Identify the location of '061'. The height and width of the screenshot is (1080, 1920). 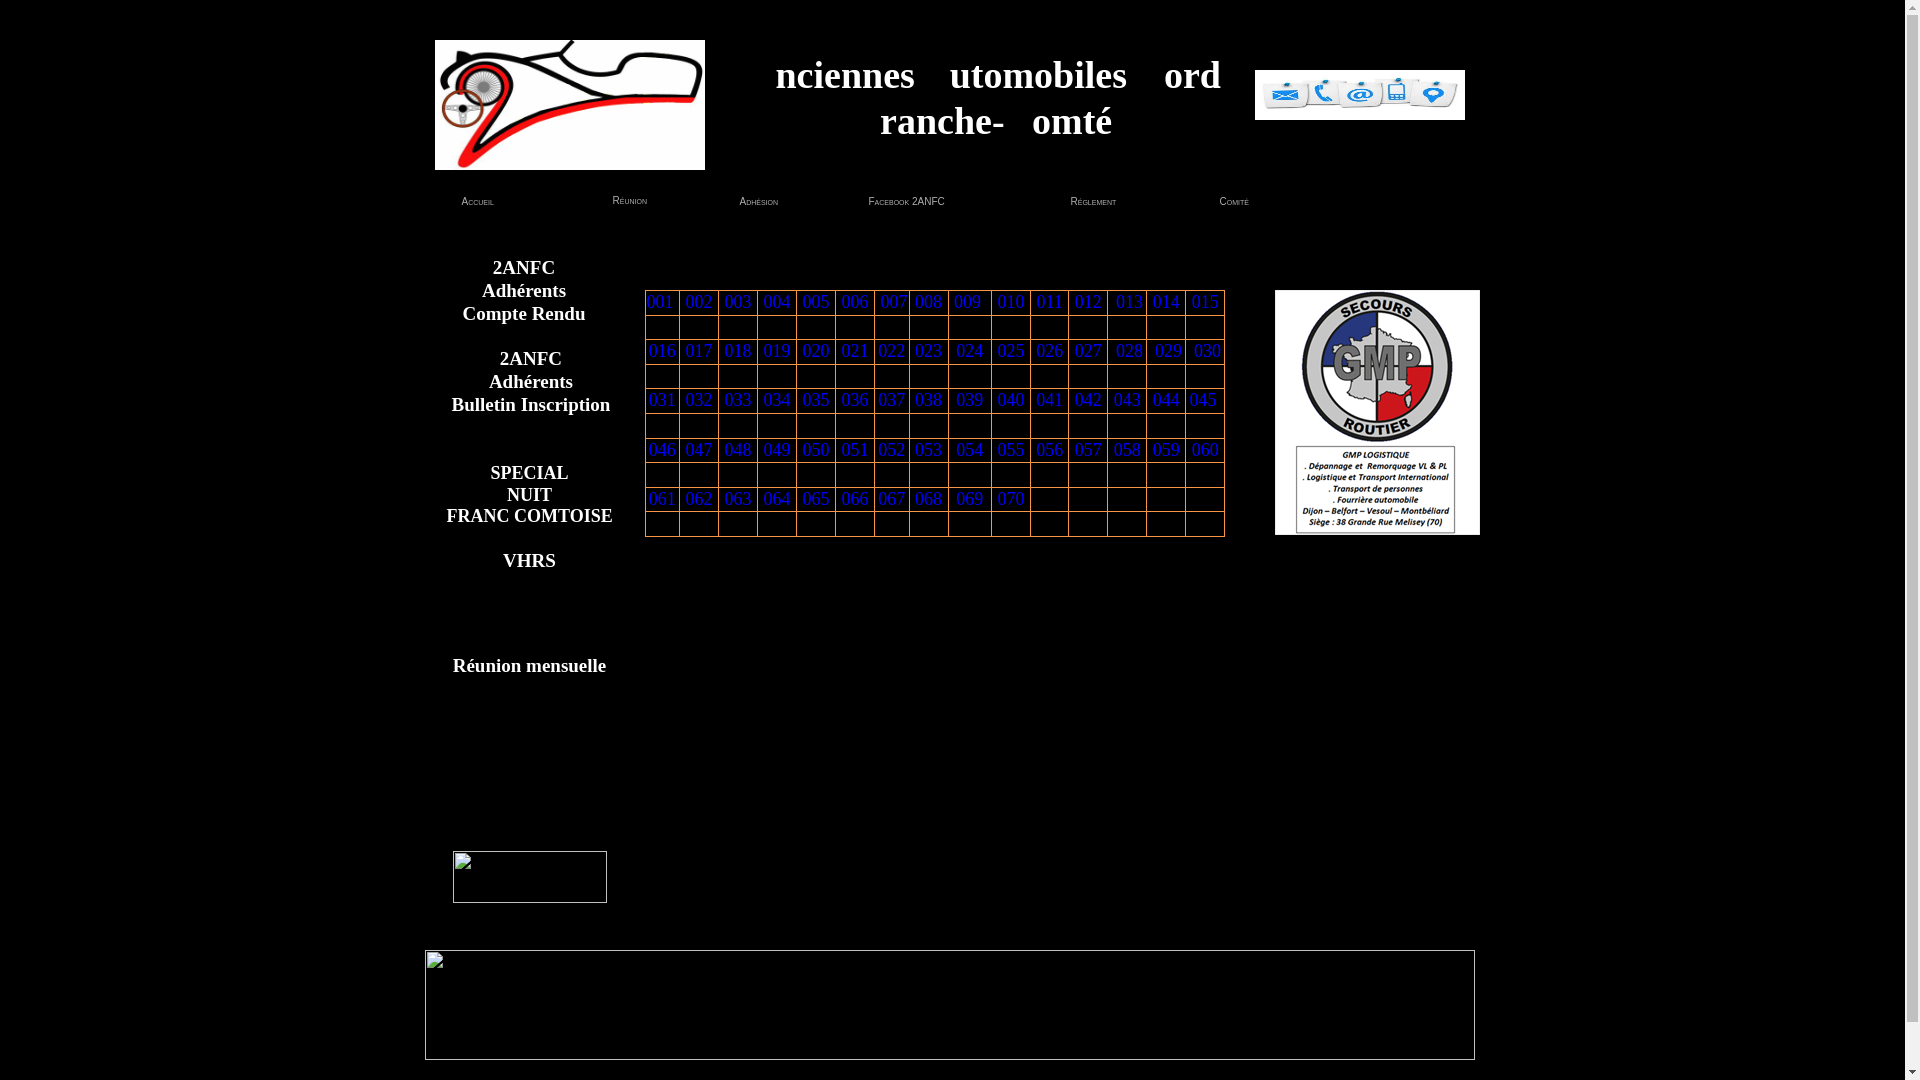
(662, 497).